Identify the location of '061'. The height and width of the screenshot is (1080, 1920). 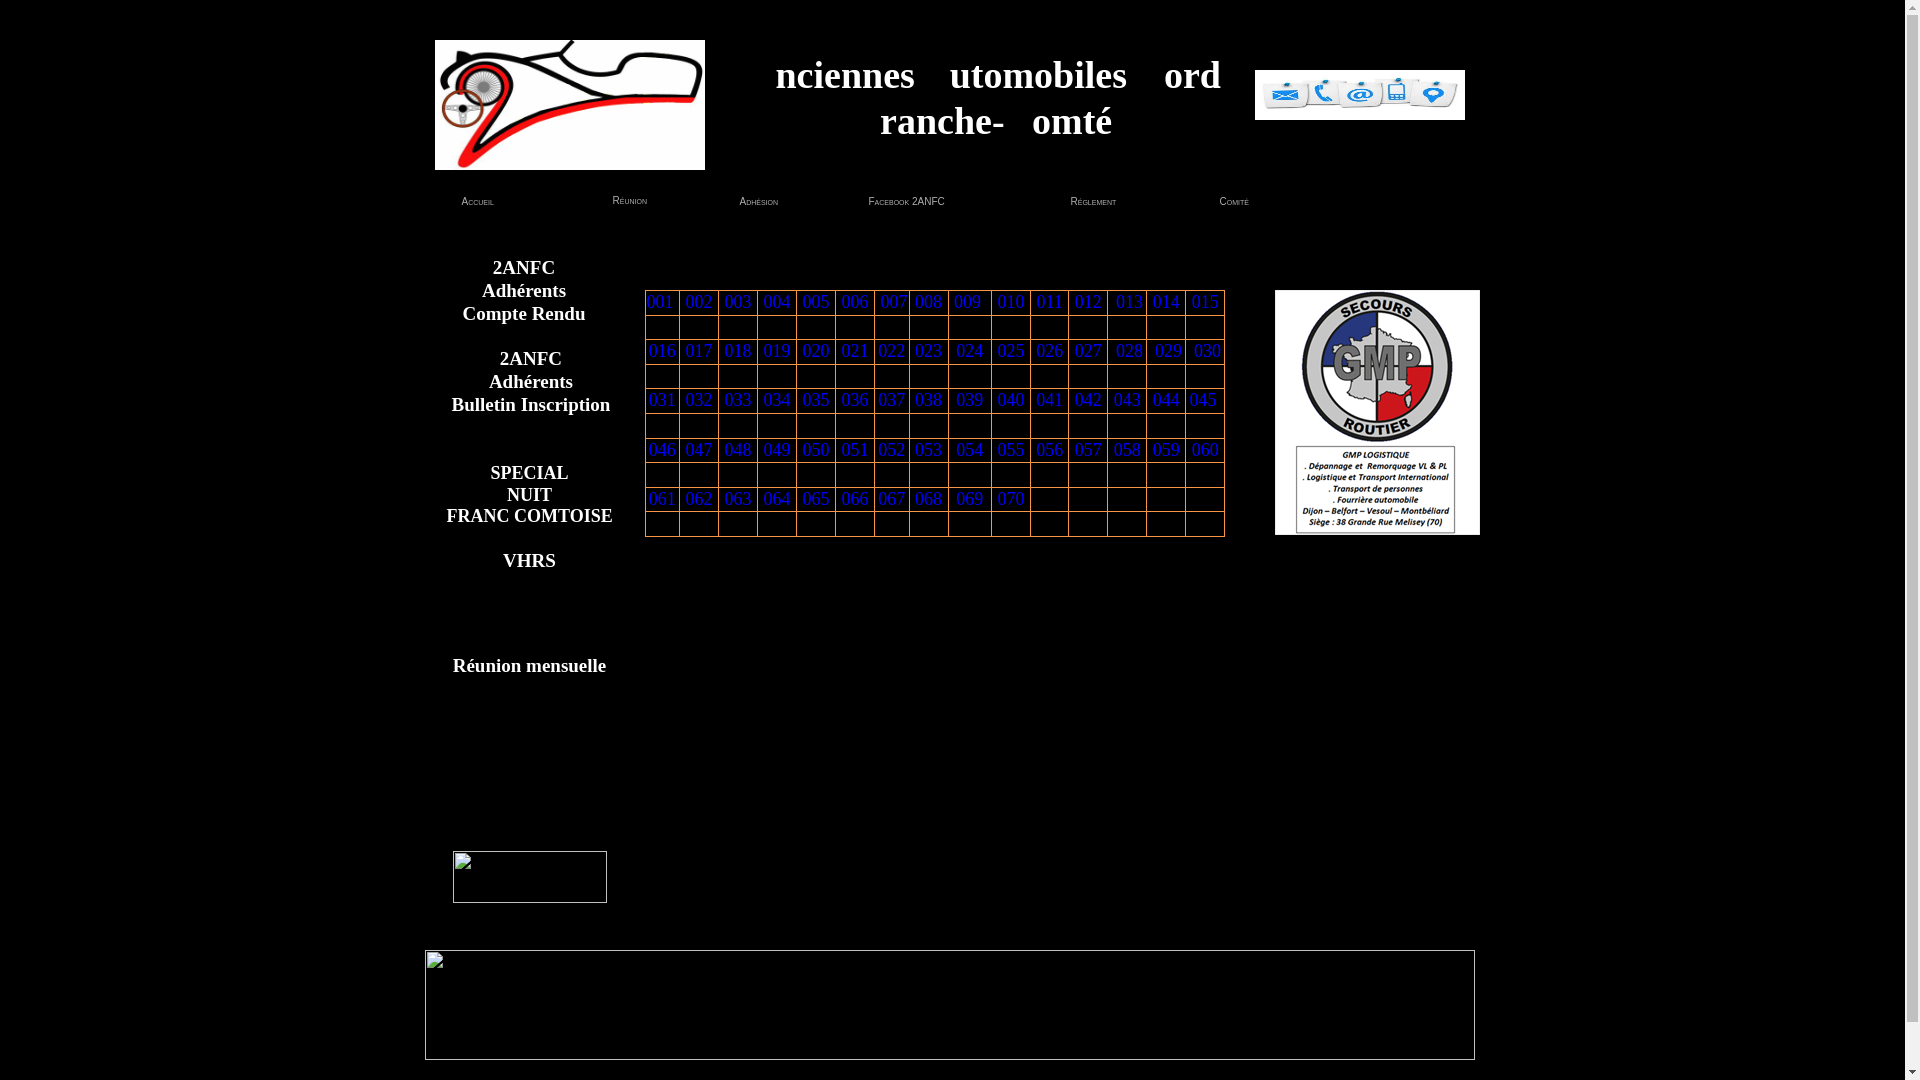
(662, 497).